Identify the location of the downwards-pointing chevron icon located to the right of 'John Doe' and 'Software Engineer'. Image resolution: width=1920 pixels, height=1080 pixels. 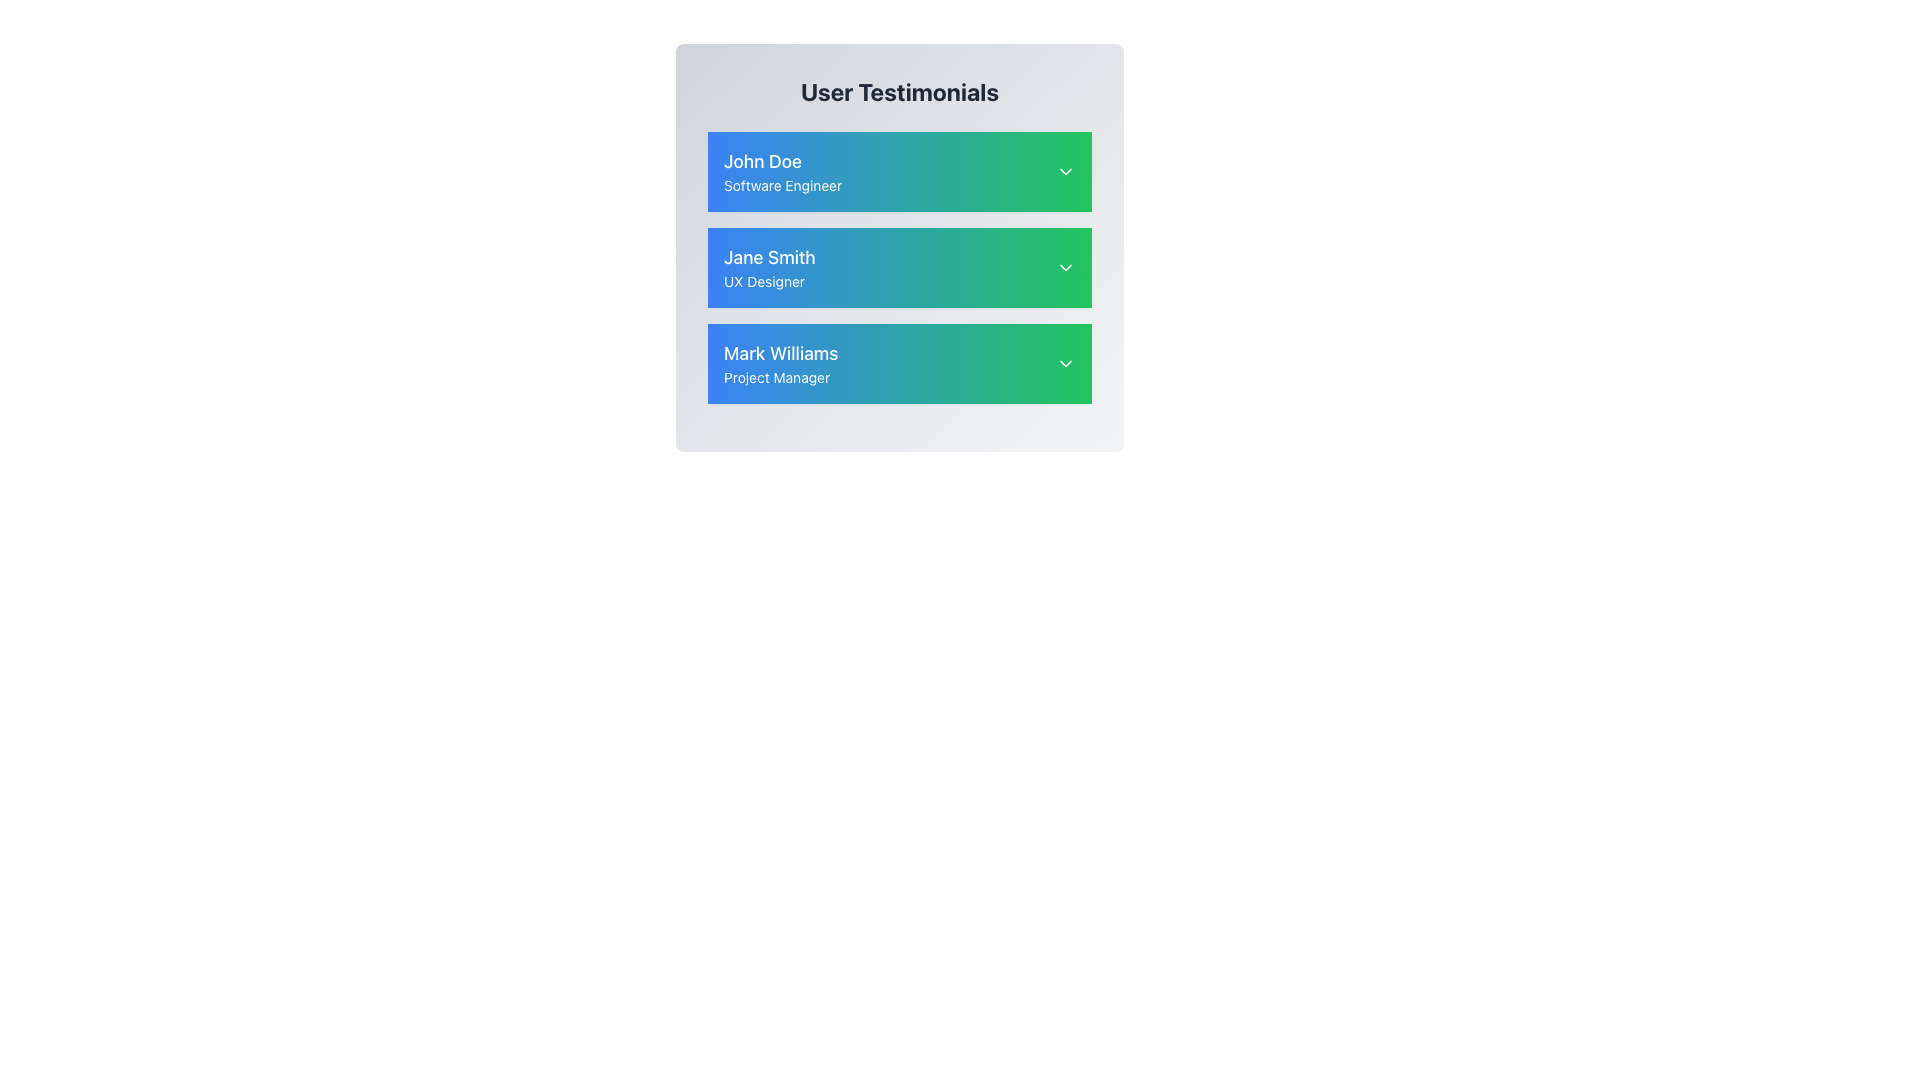
(1064, 171).